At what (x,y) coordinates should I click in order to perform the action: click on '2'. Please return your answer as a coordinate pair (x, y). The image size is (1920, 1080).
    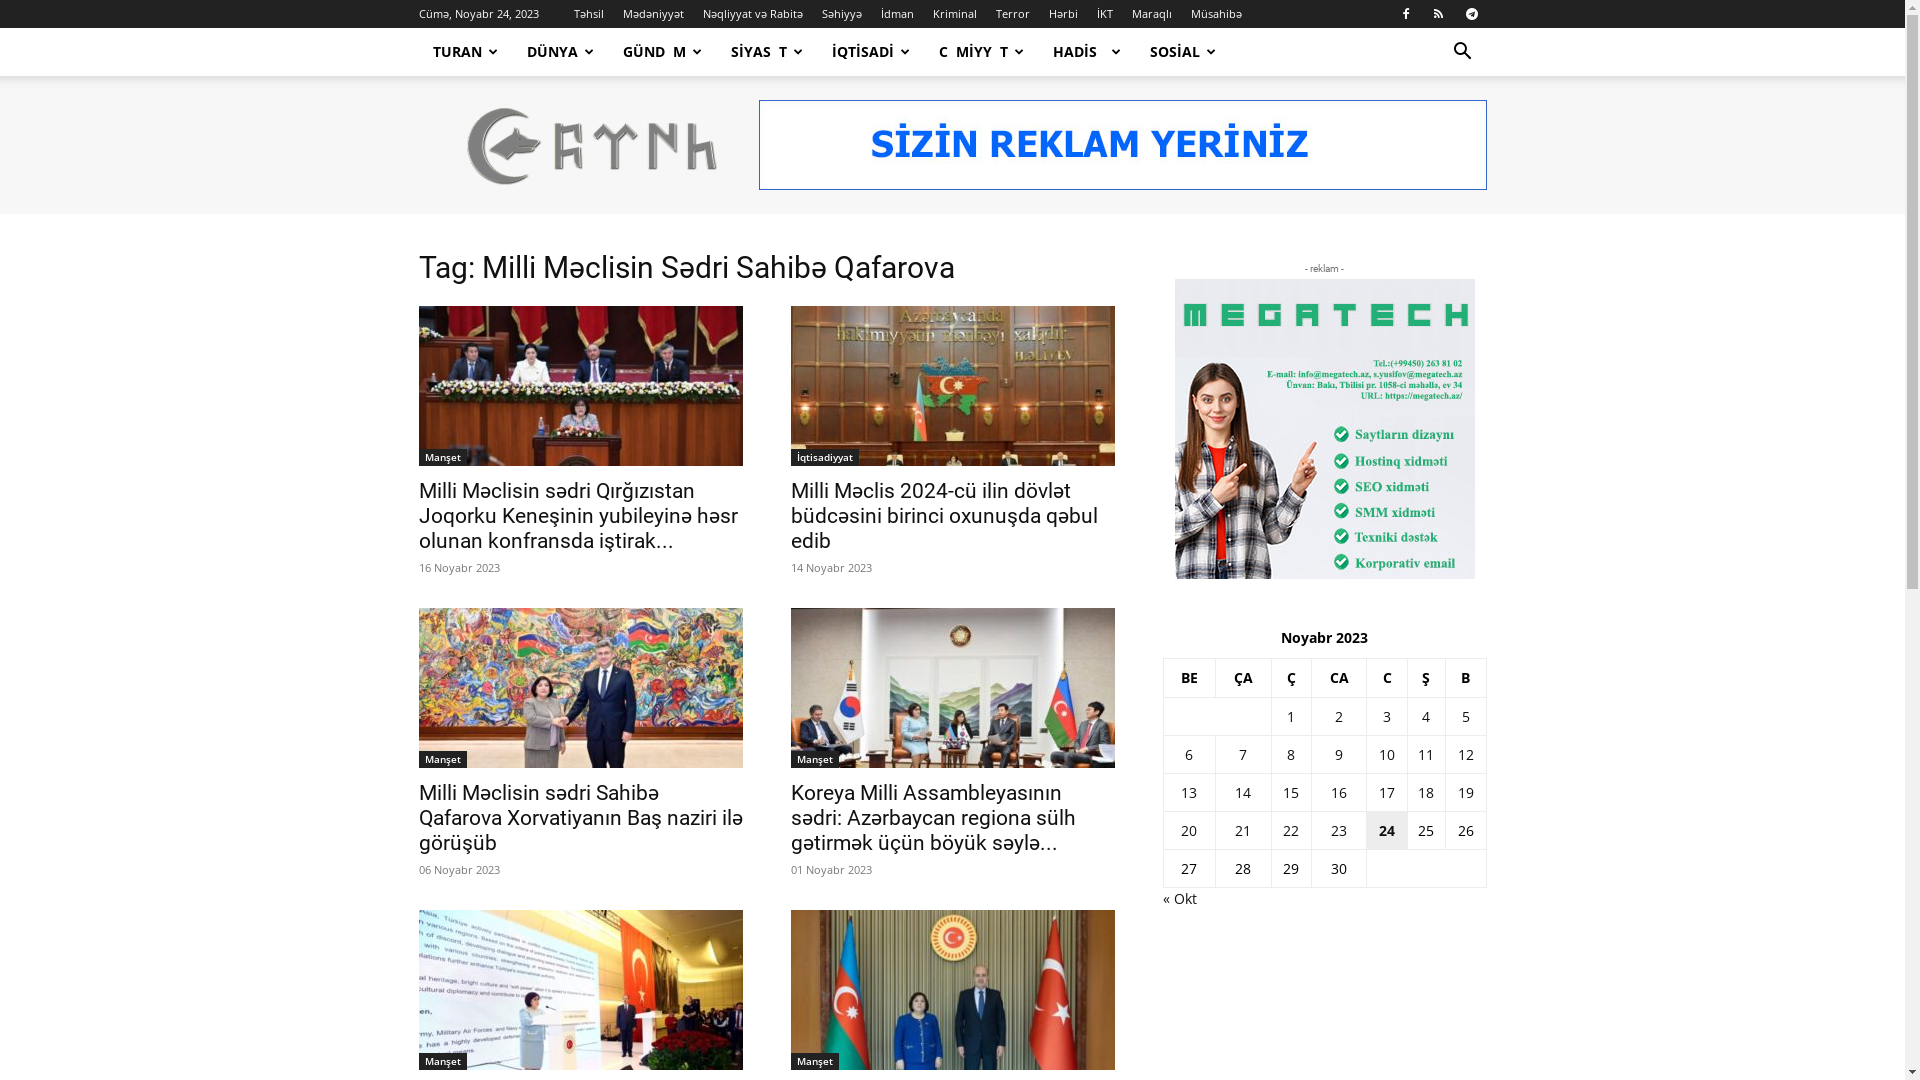
    Looking at the image, I should click on (1339, 715).